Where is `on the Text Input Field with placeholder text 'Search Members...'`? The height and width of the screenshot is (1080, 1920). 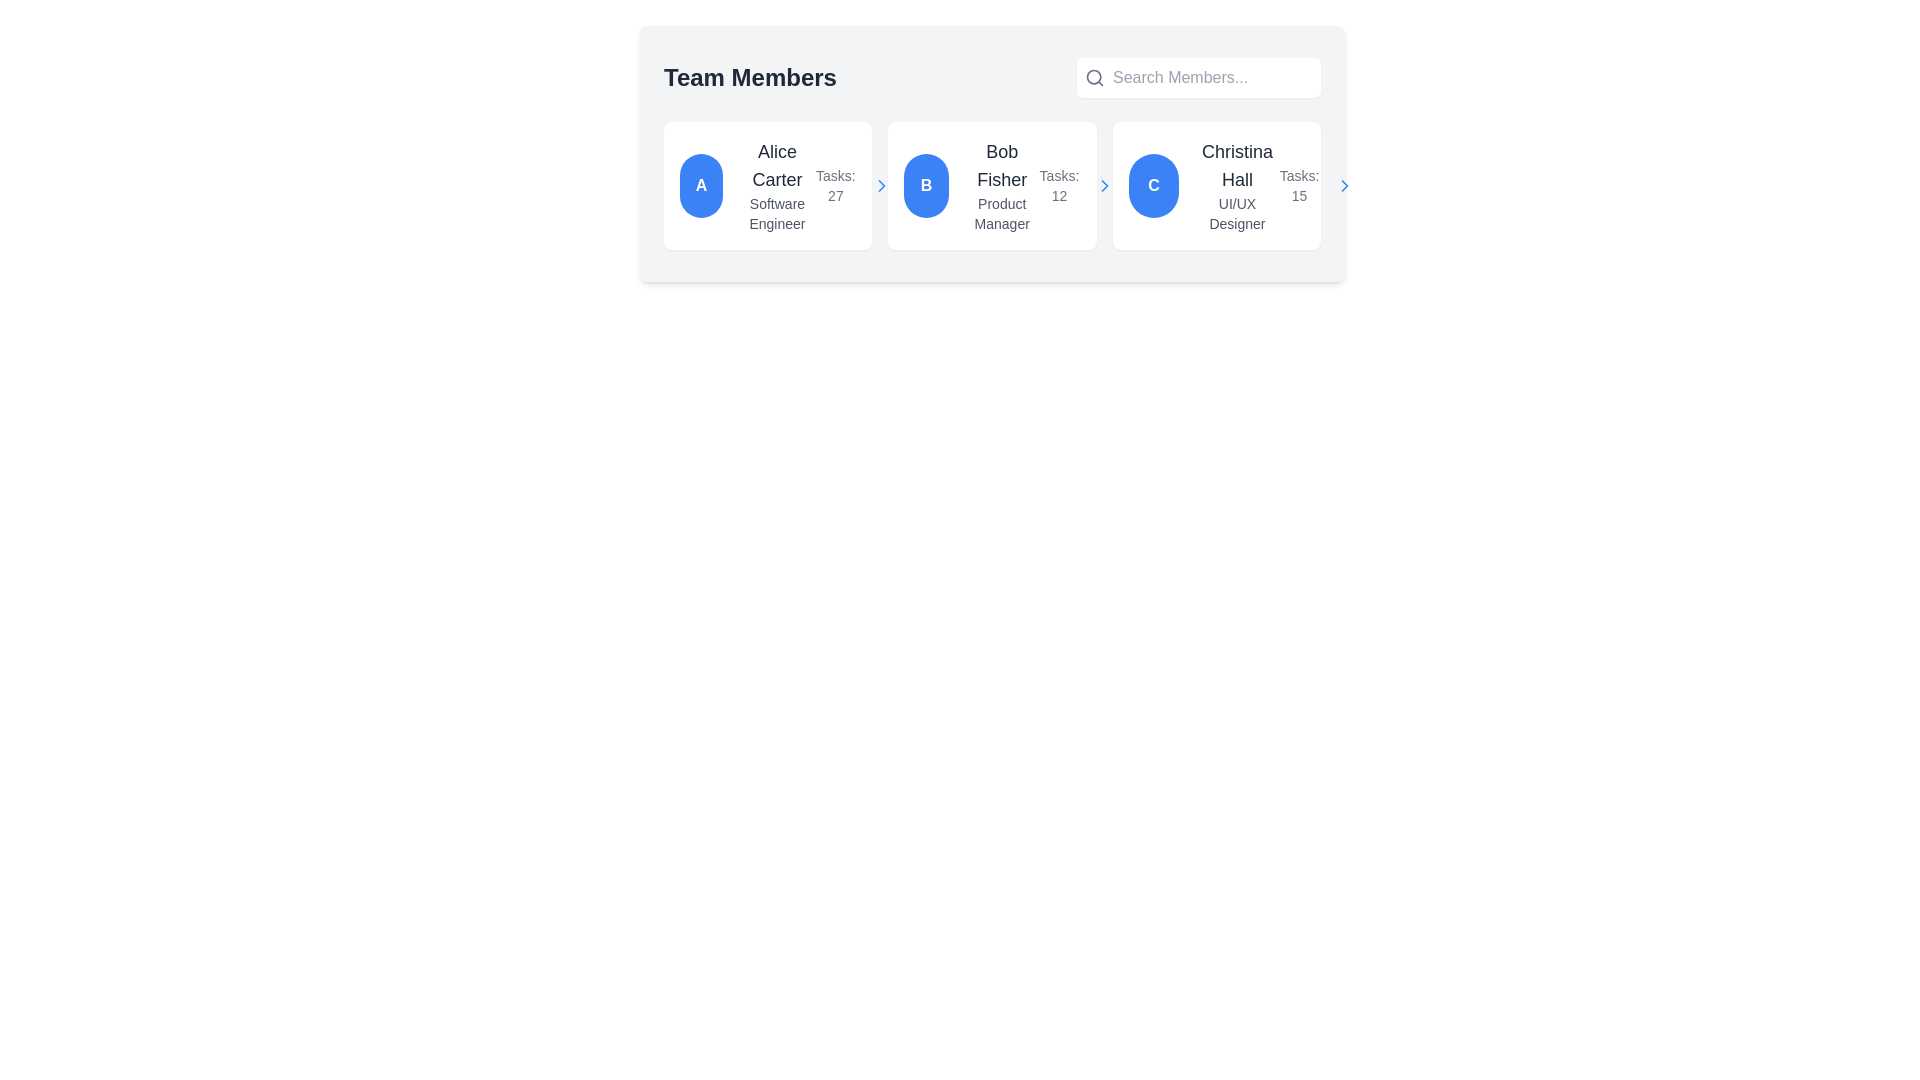 on the Text Input Field with placeholder text 'Search Members...' is located at coordinates (1212, 76).